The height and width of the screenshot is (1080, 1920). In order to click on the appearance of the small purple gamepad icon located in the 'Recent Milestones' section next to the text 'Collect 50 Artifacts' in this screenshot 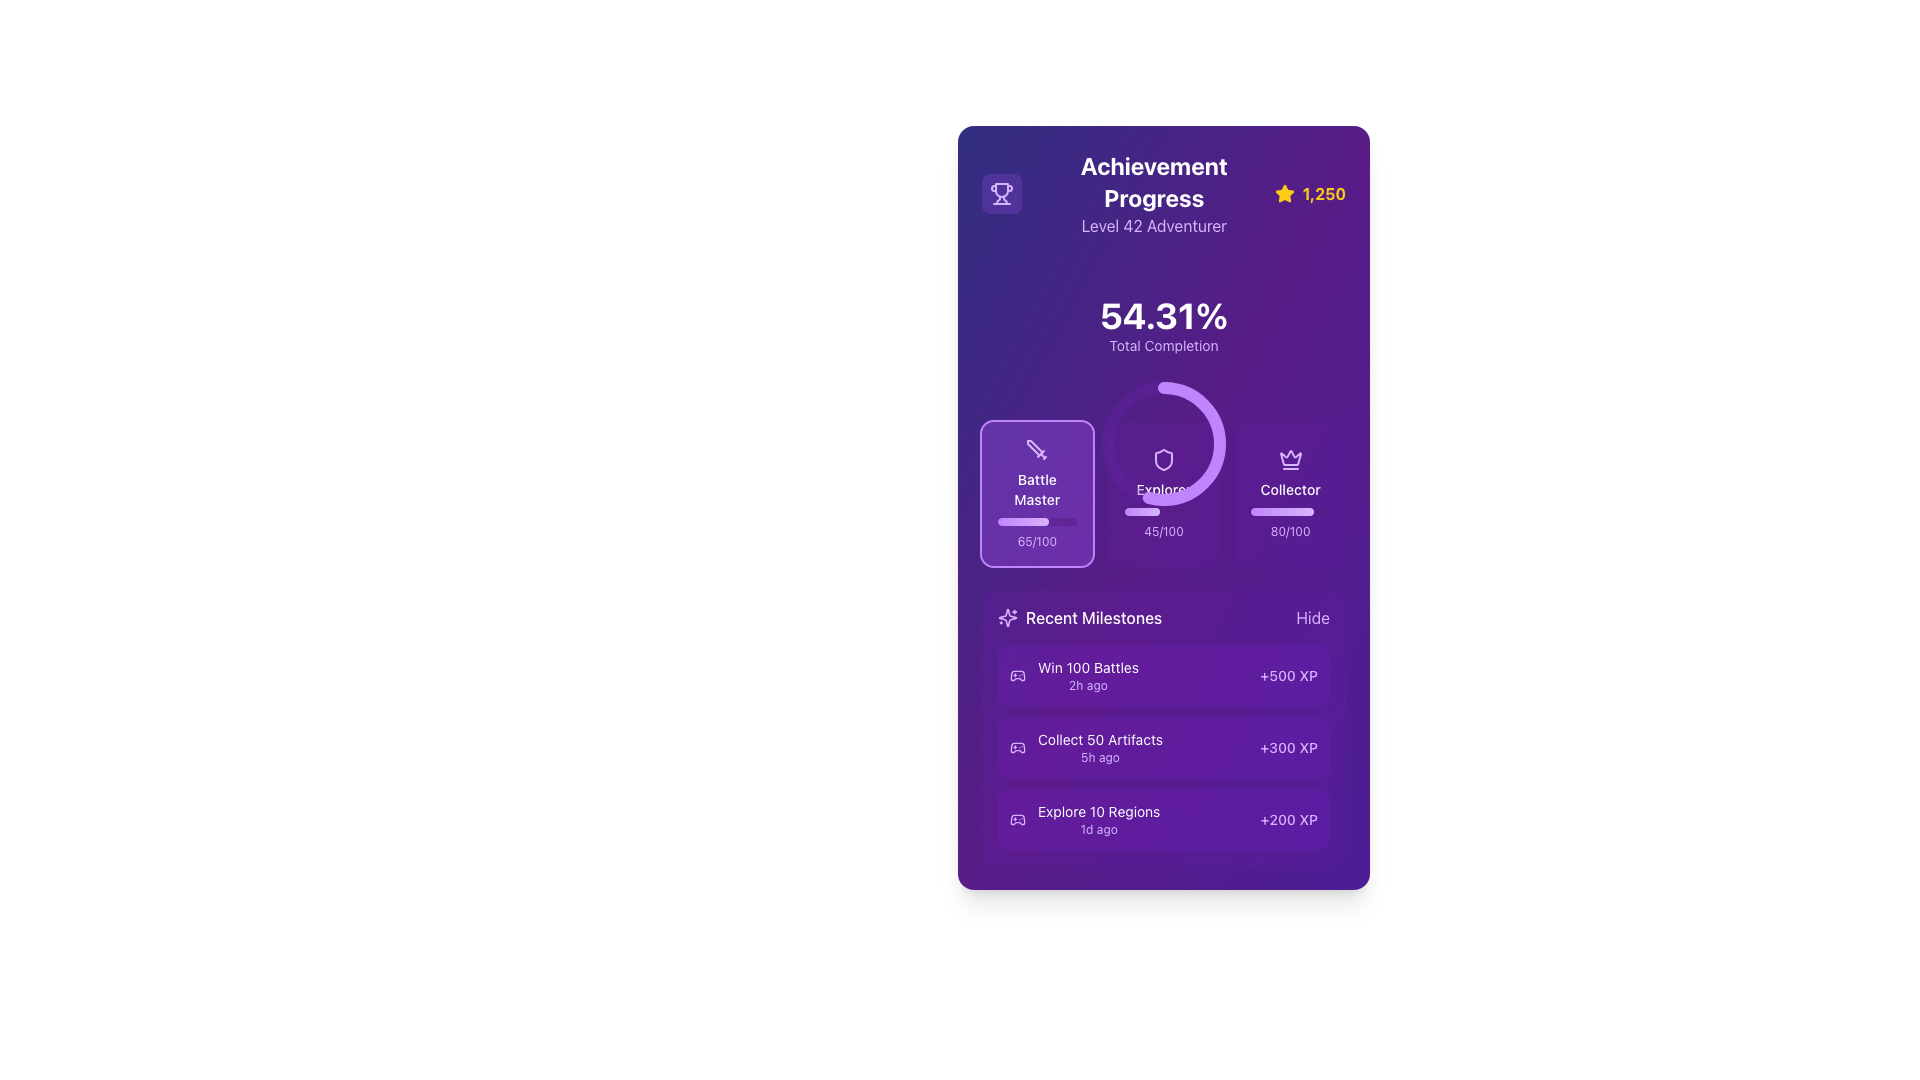, I will do `click(1017, 748)`.